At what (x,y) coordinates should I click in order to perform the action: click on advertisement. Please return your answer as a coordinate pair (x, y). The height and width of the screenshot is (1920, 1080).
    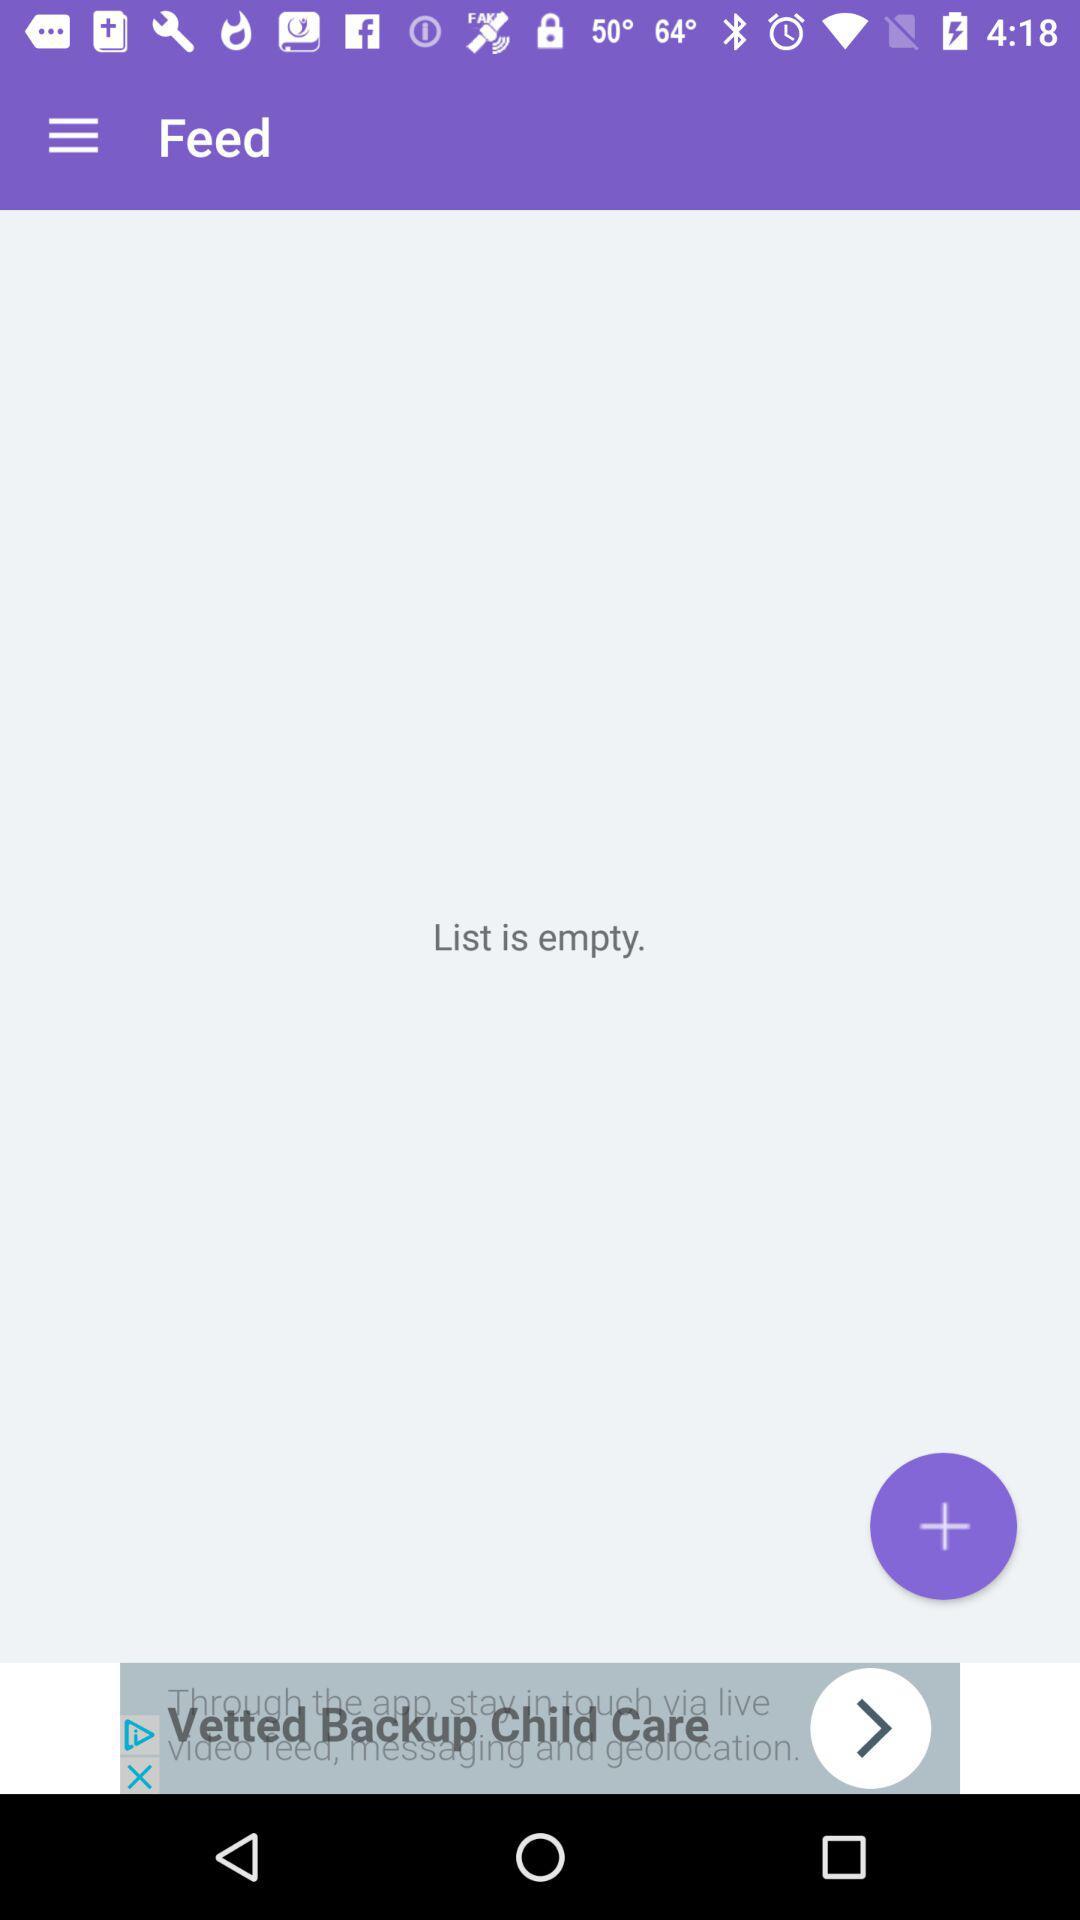
    Looking at the image, I should click on (540, 1727).